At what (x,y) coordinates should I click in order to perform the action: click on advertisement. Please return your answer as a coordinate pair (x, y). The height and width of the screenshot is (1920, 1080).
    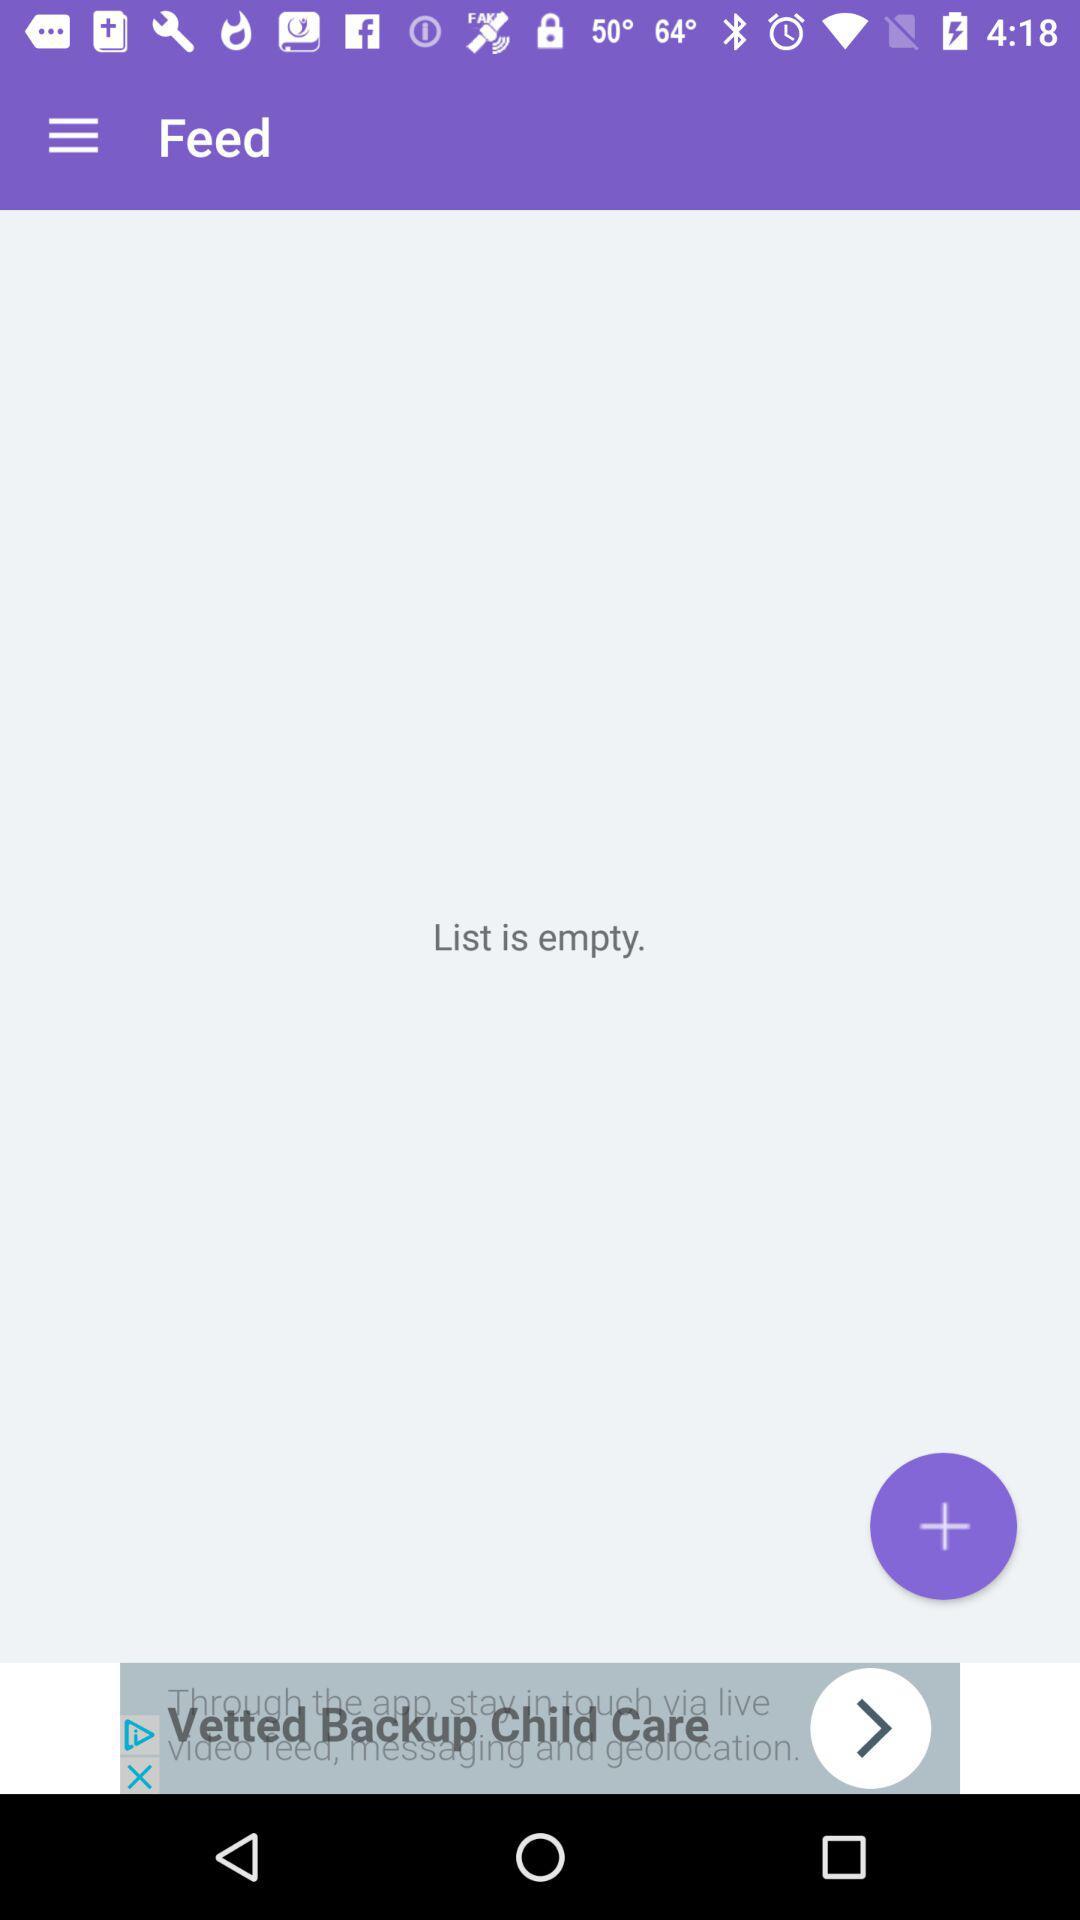
    Looking at the image, I should click on (540, 1727).